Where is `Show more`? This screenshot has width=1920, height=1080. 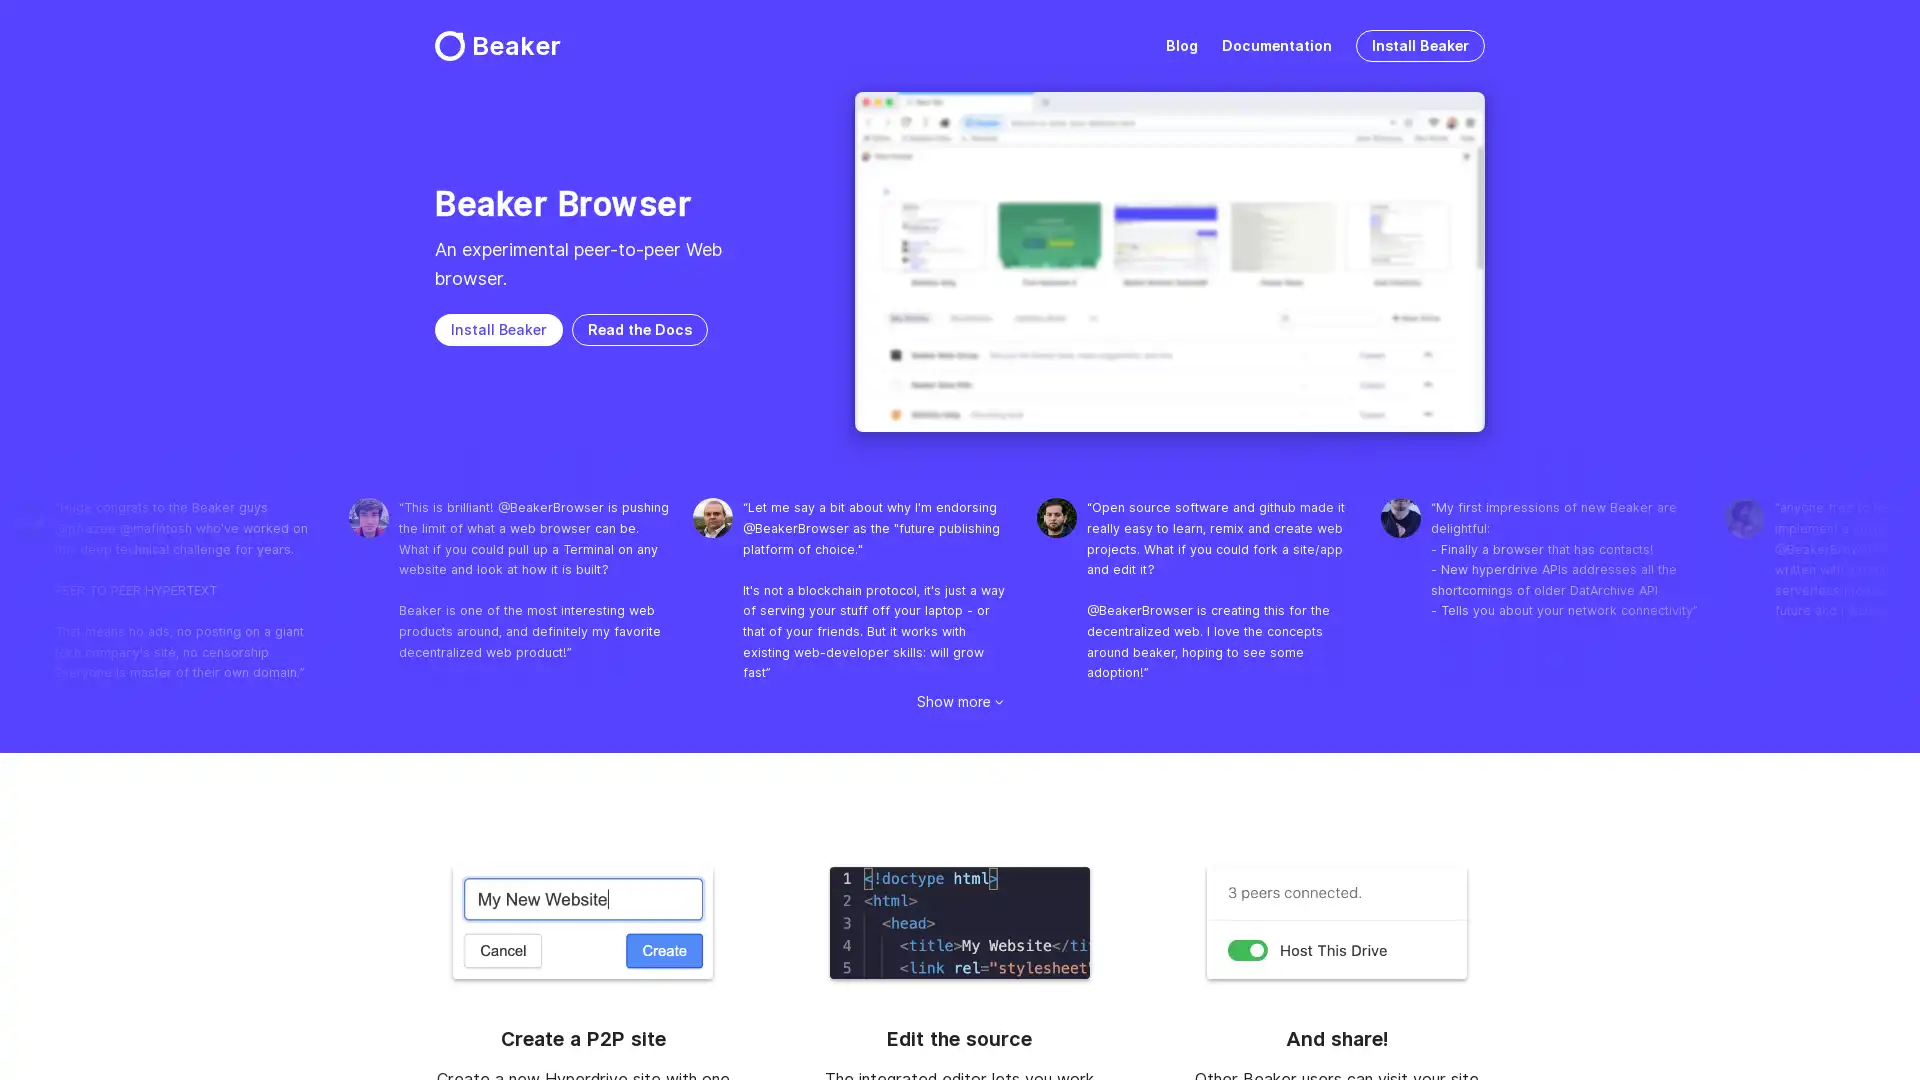 Show more is located at coordinates (960, 700).